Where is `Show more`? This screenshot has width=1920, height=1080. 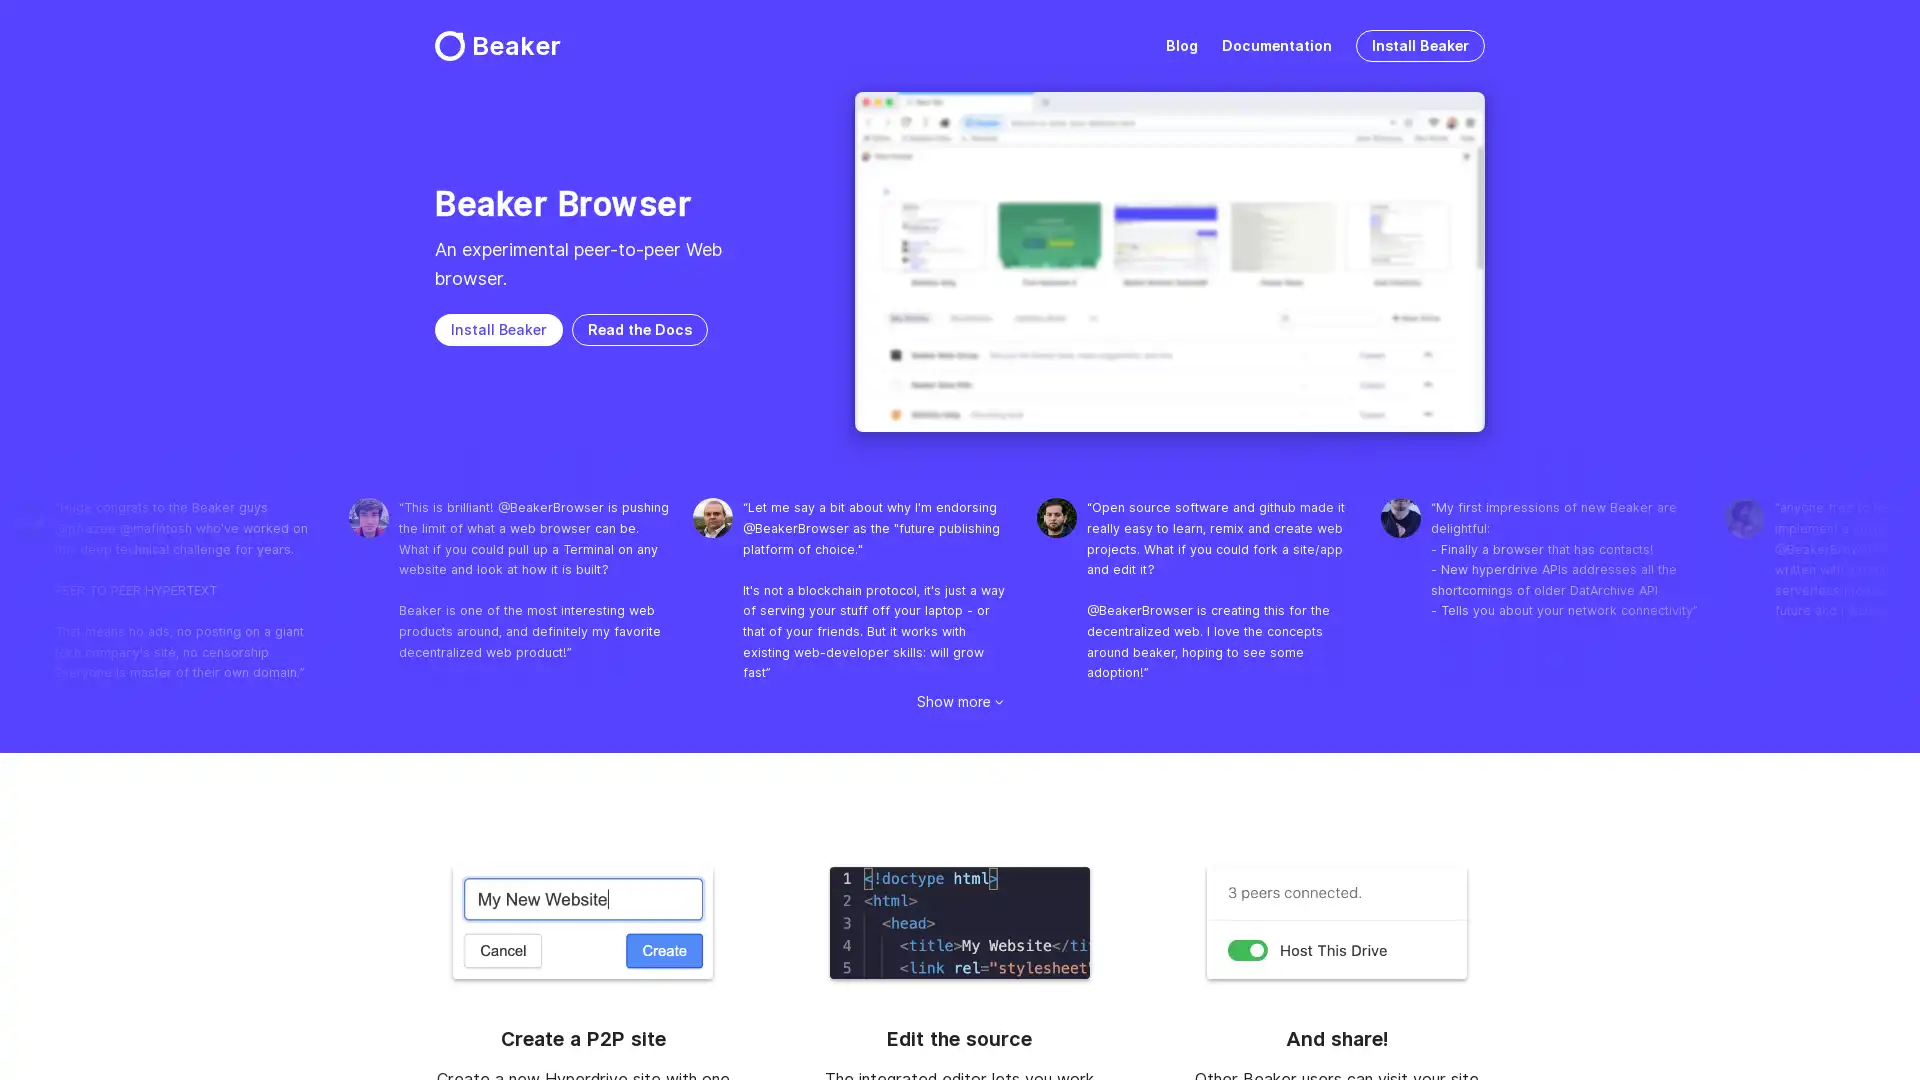 Show more is located at coordinates (960, 700).